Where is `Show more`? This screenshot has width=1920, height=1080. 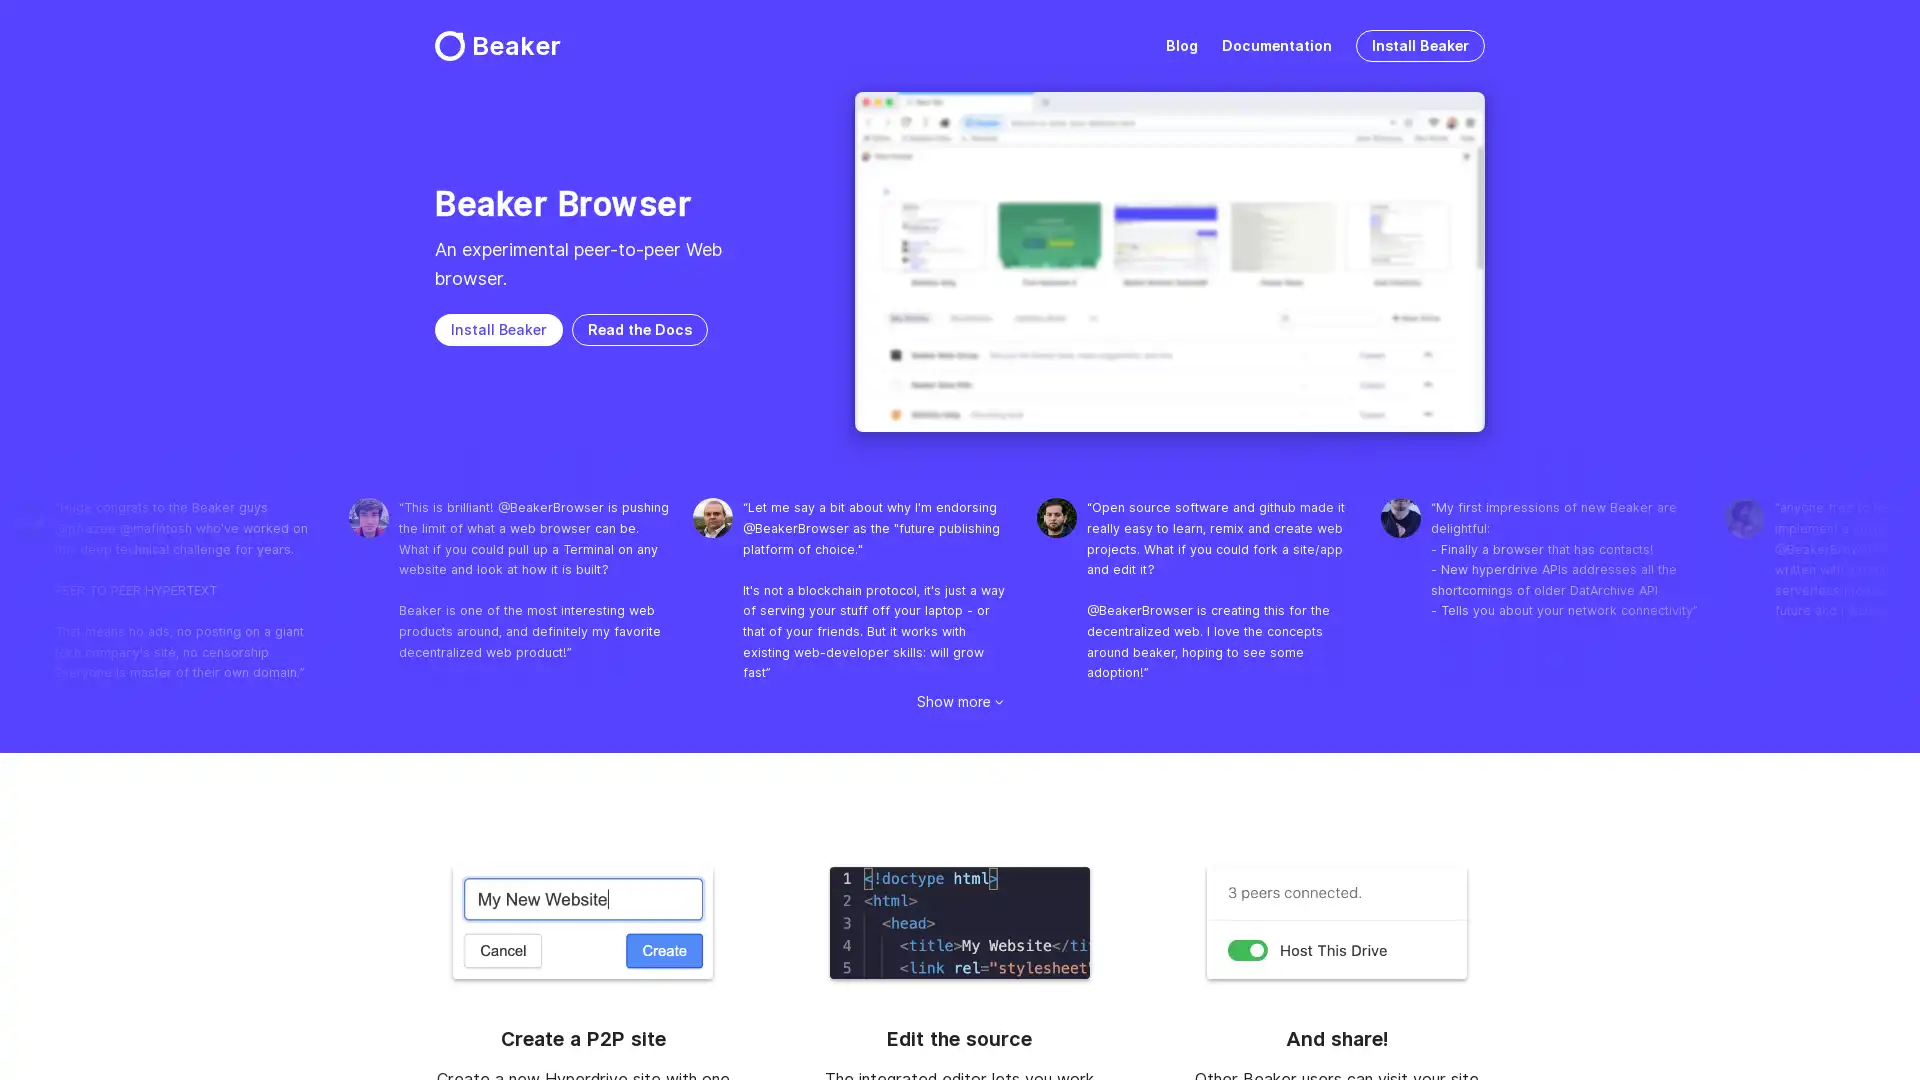 Show more is located at coordinates (960, 700).